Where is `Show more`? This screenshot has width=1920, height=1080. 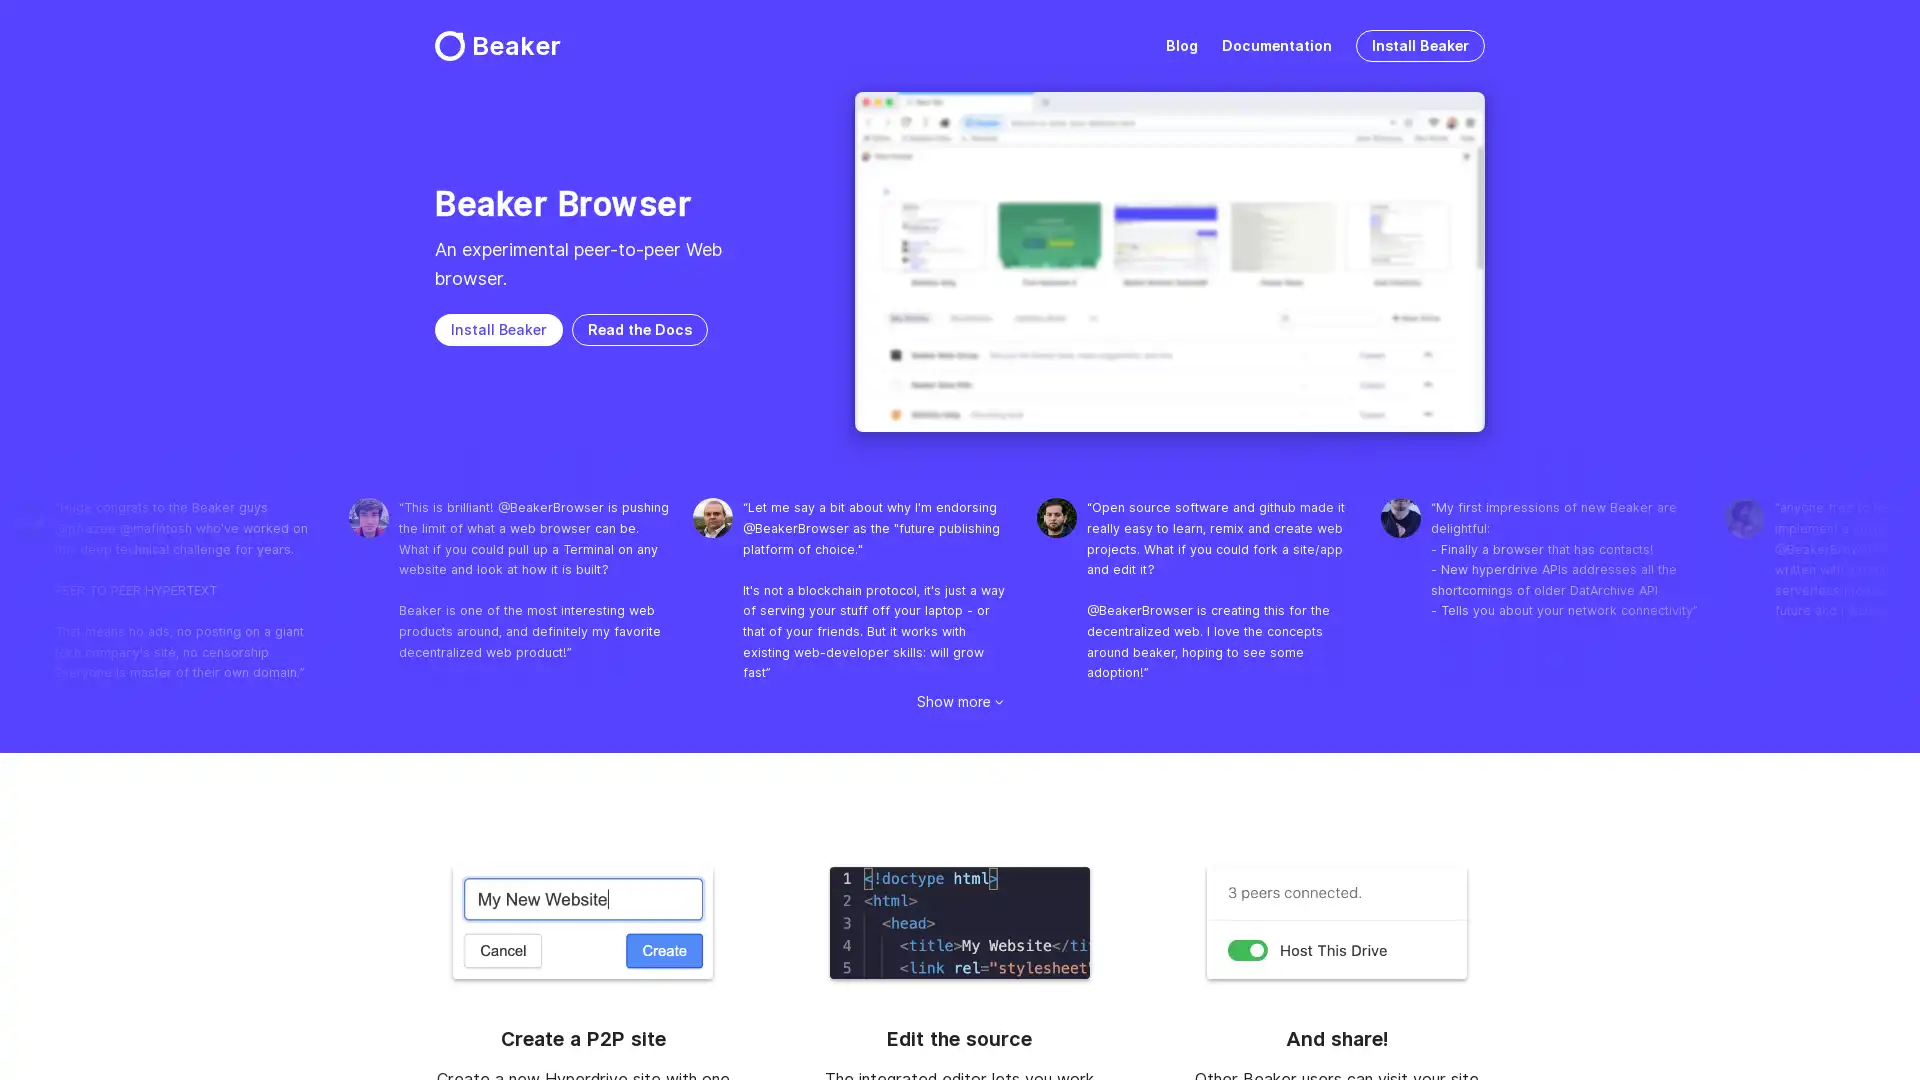 Show more is located at coordinates (960, 700).